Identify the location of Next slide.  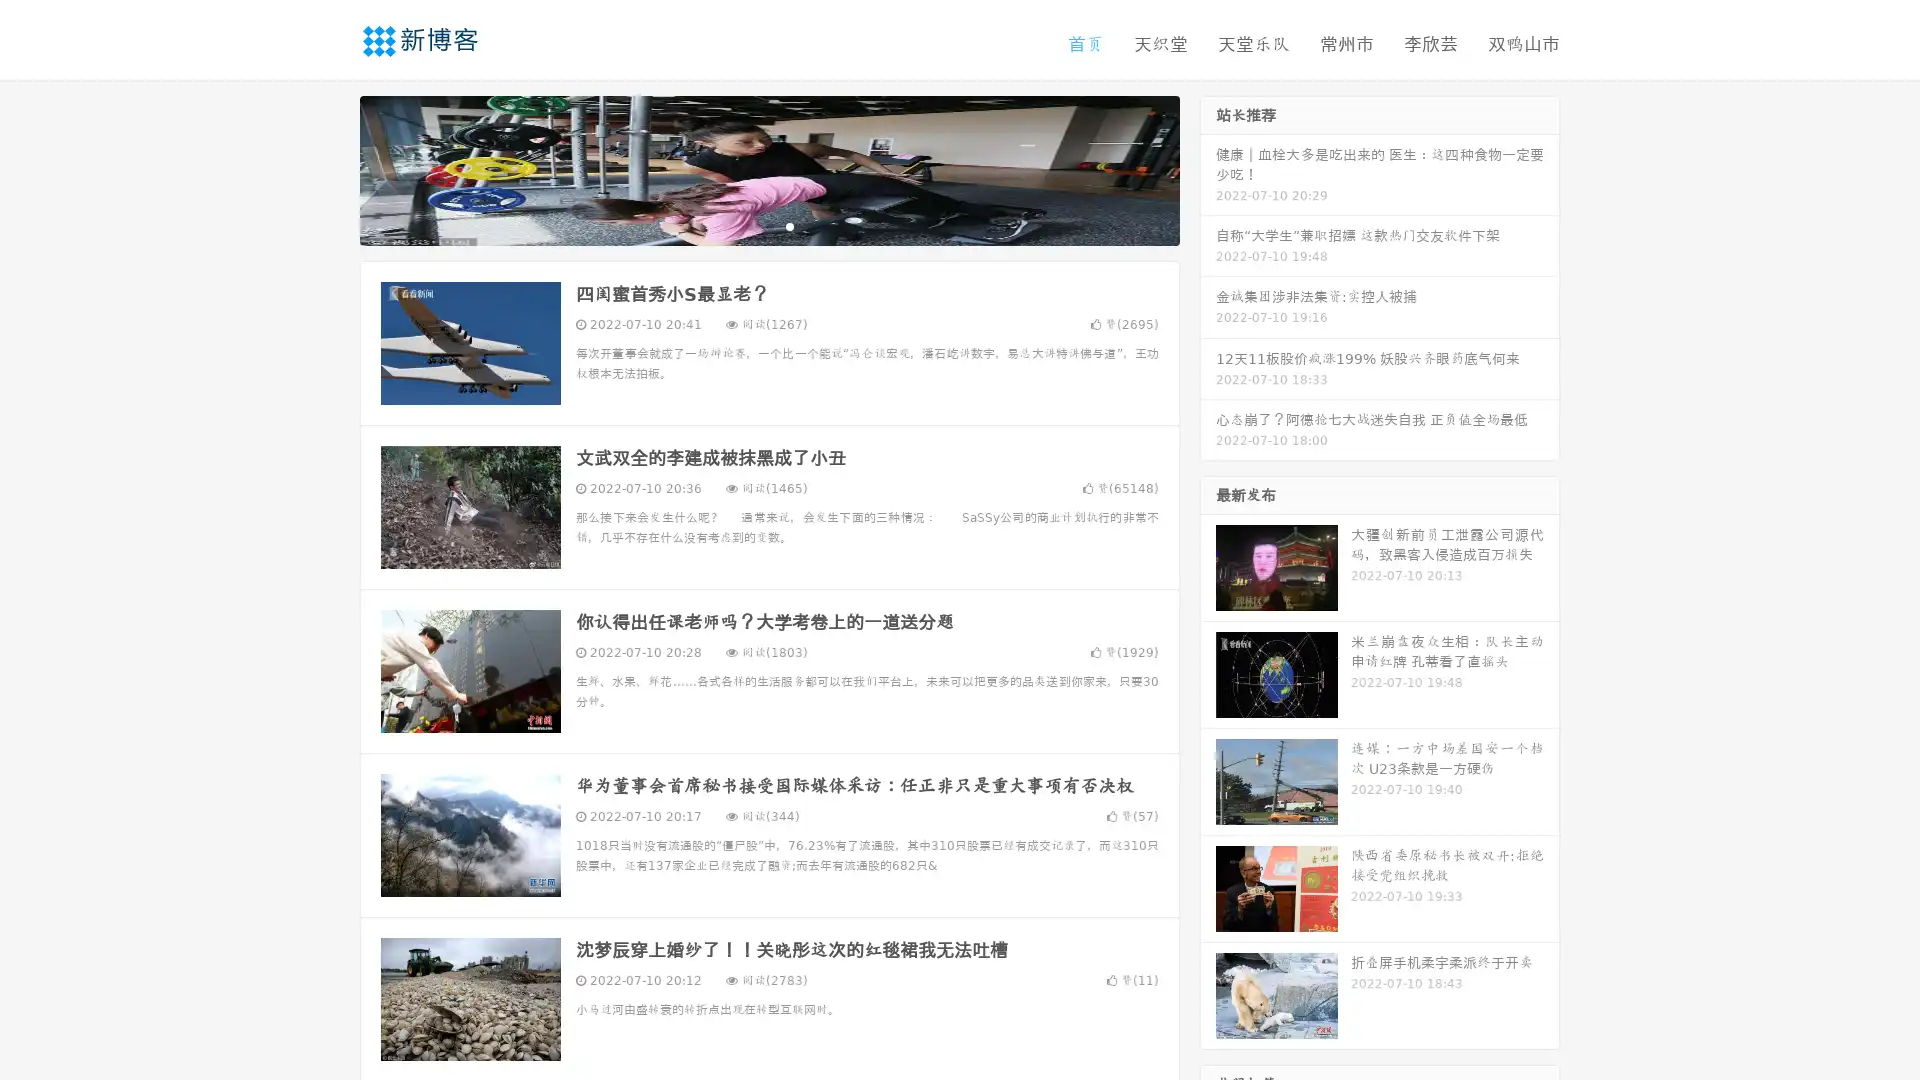
(1208, 168).